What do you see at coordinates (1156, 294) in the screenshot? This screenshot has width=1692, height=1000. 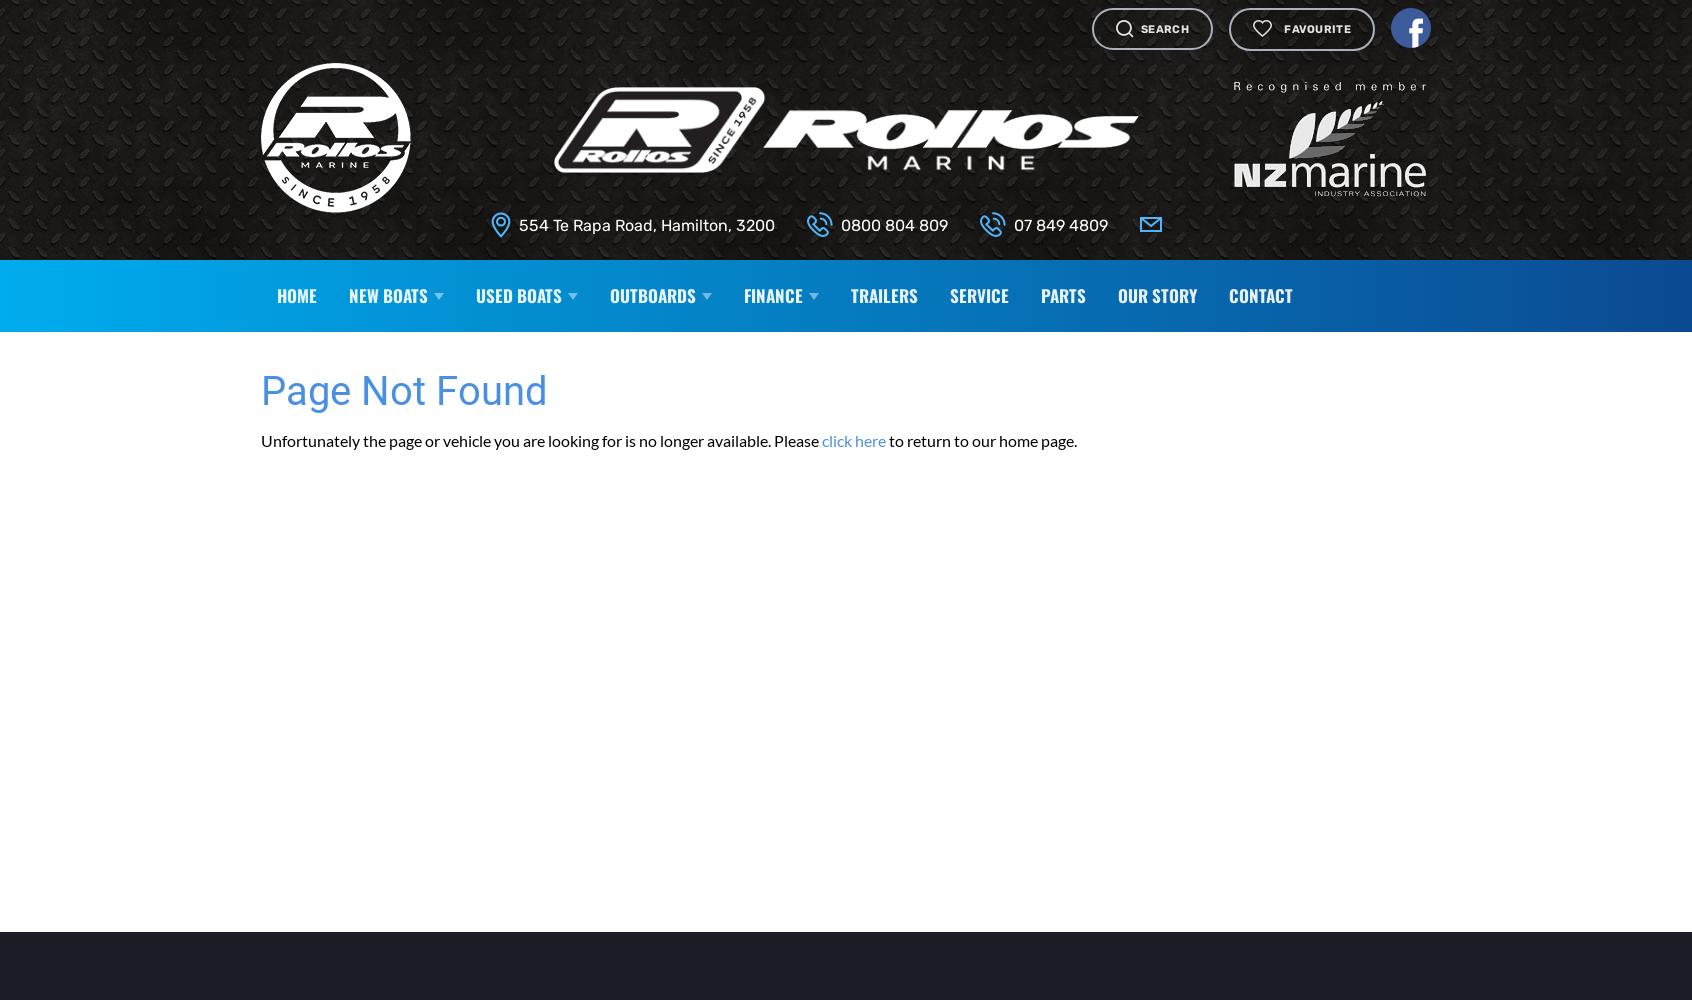 I see `'Our Story'` at bounding box center [1156, 294].